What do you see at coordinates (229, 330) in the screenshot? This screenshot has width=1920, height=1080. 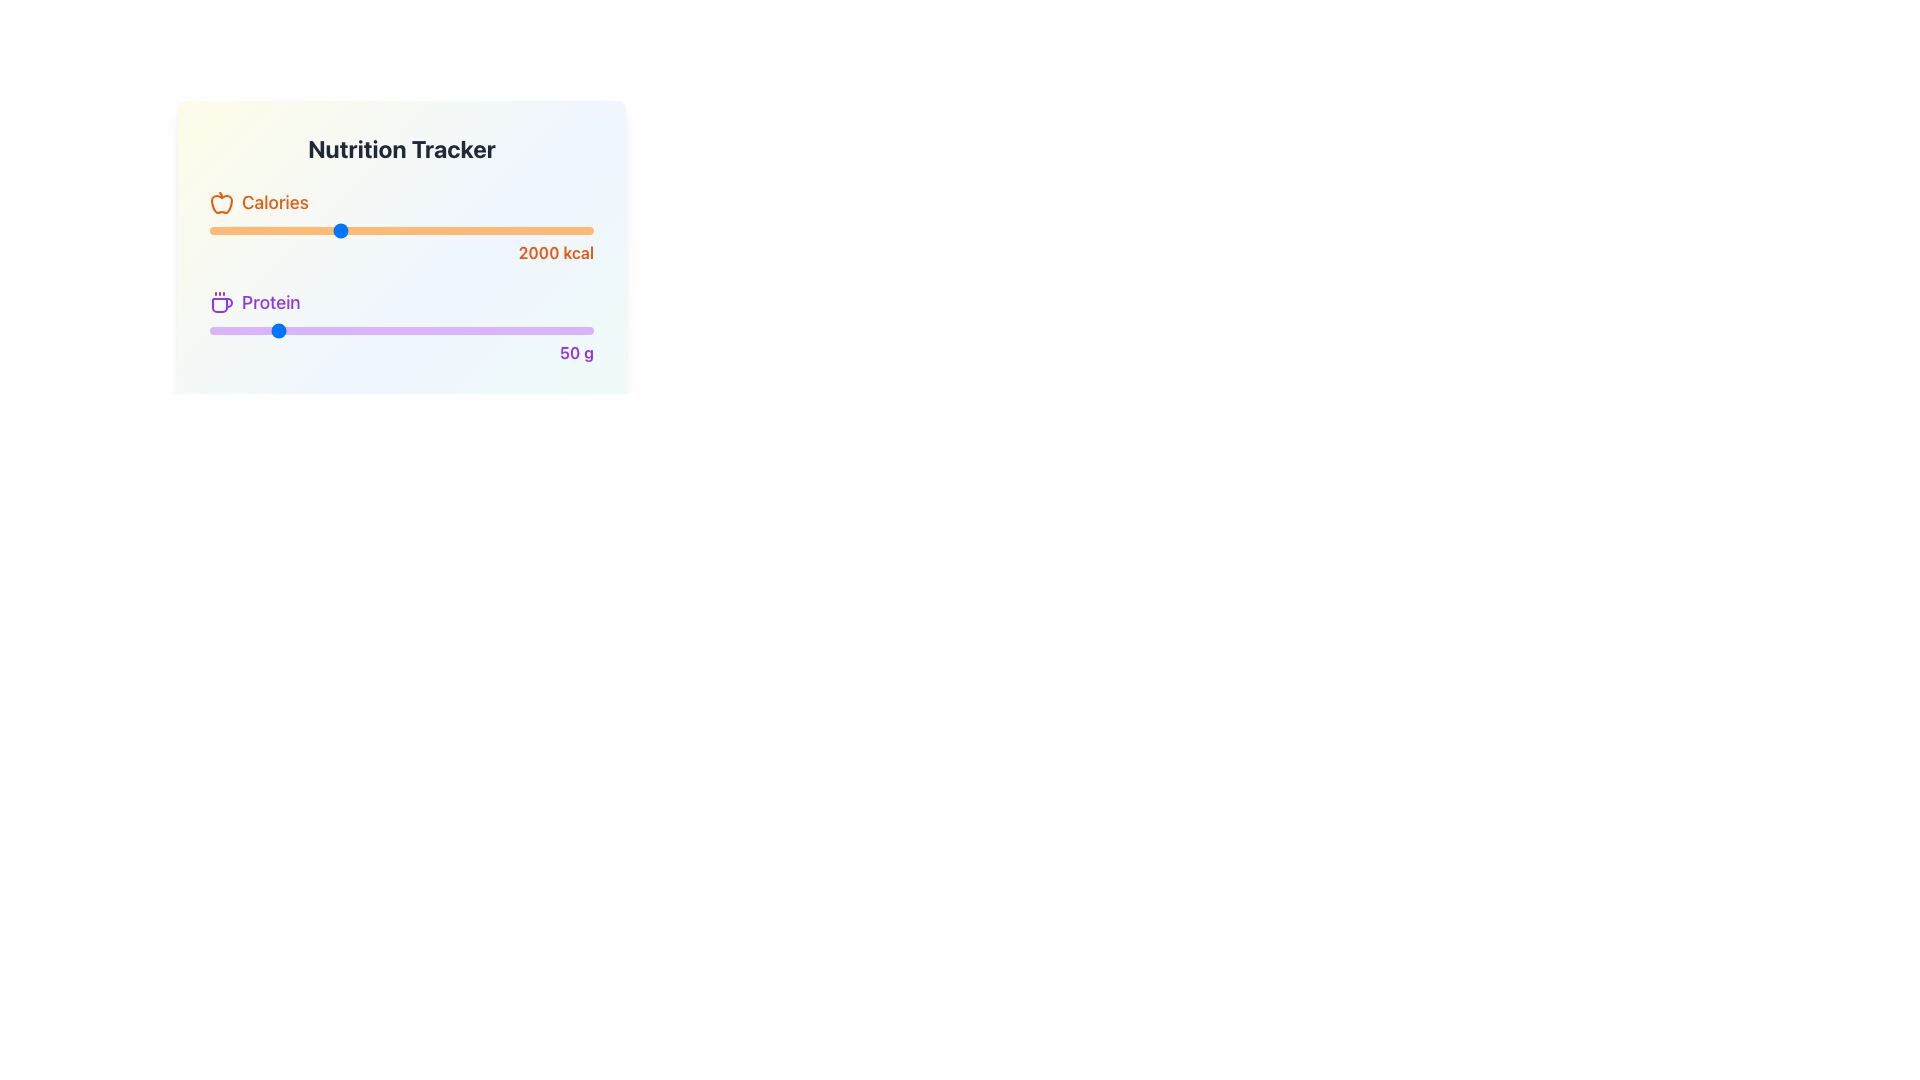 I see `protein quantity` at bounding box center [229, 330].